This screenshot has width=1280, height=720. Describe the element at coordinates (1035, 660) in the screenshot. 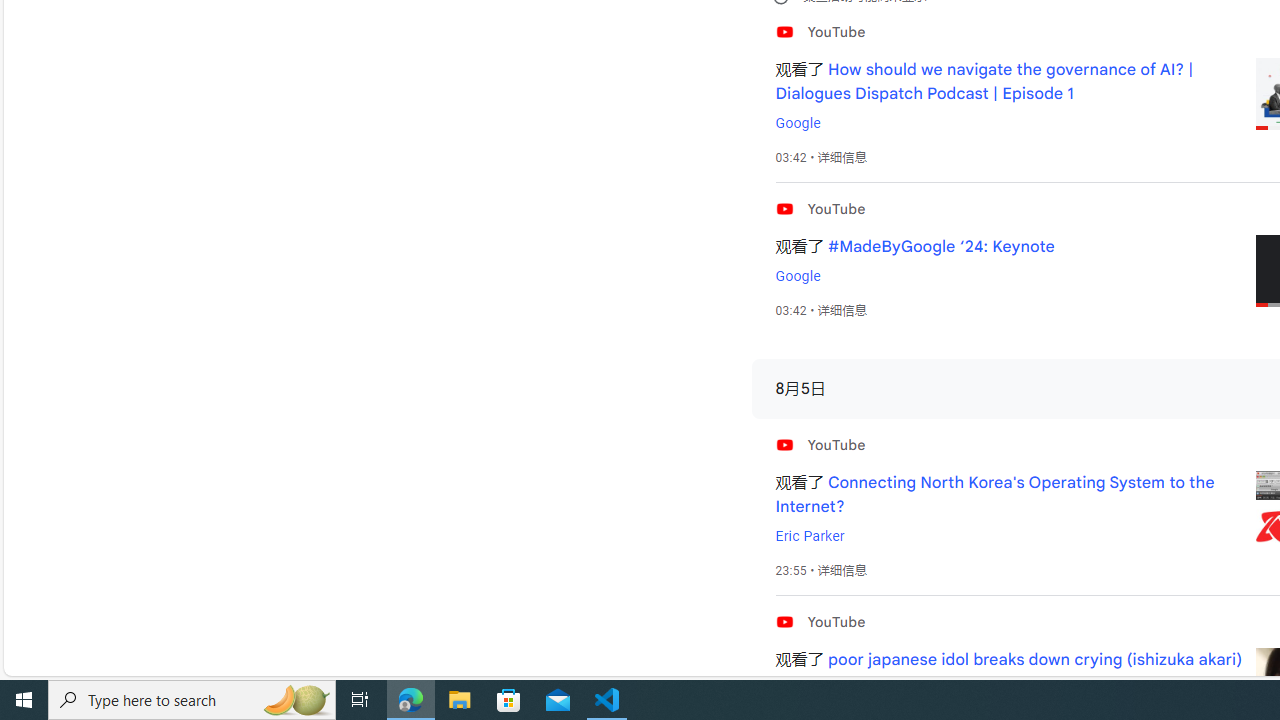

I see `'poor japanese idol breaks down crying (ishizuka akari)'` at that location.